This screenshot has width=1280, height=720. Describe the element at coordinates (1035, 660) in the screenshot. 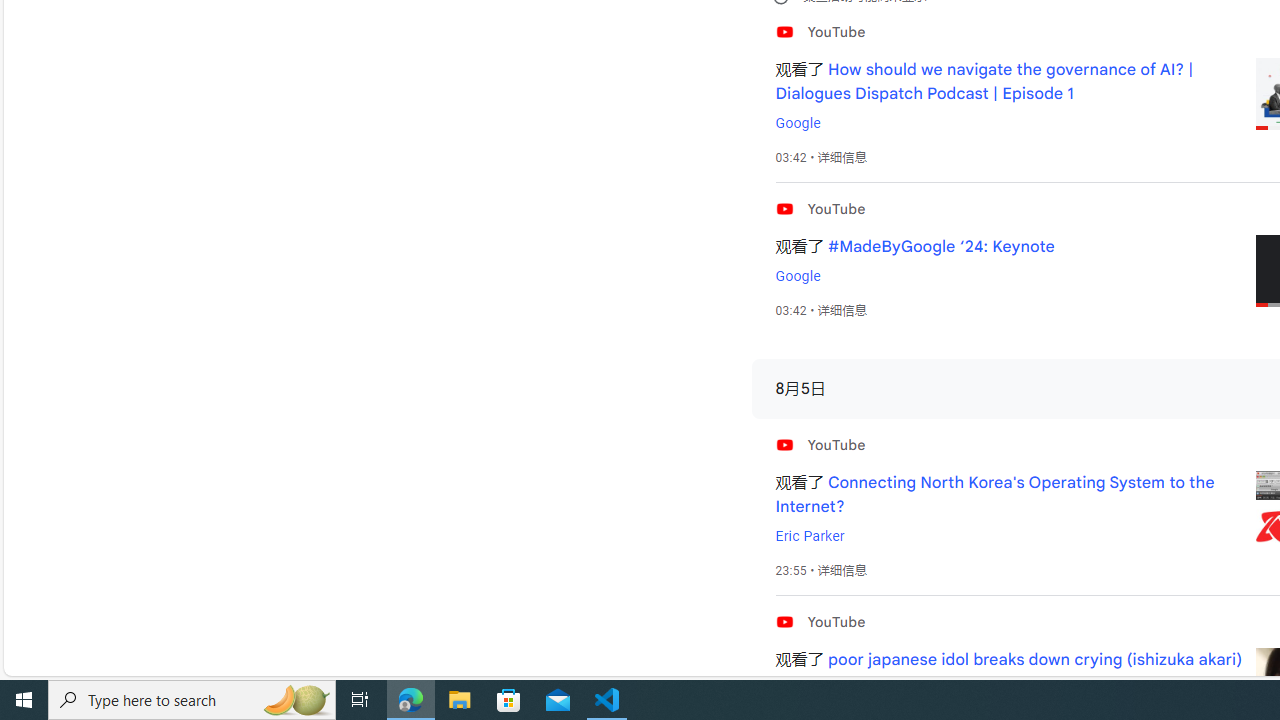

I see `'poor japanese idol breaks down crying (ishizuka akari)'` at that location.